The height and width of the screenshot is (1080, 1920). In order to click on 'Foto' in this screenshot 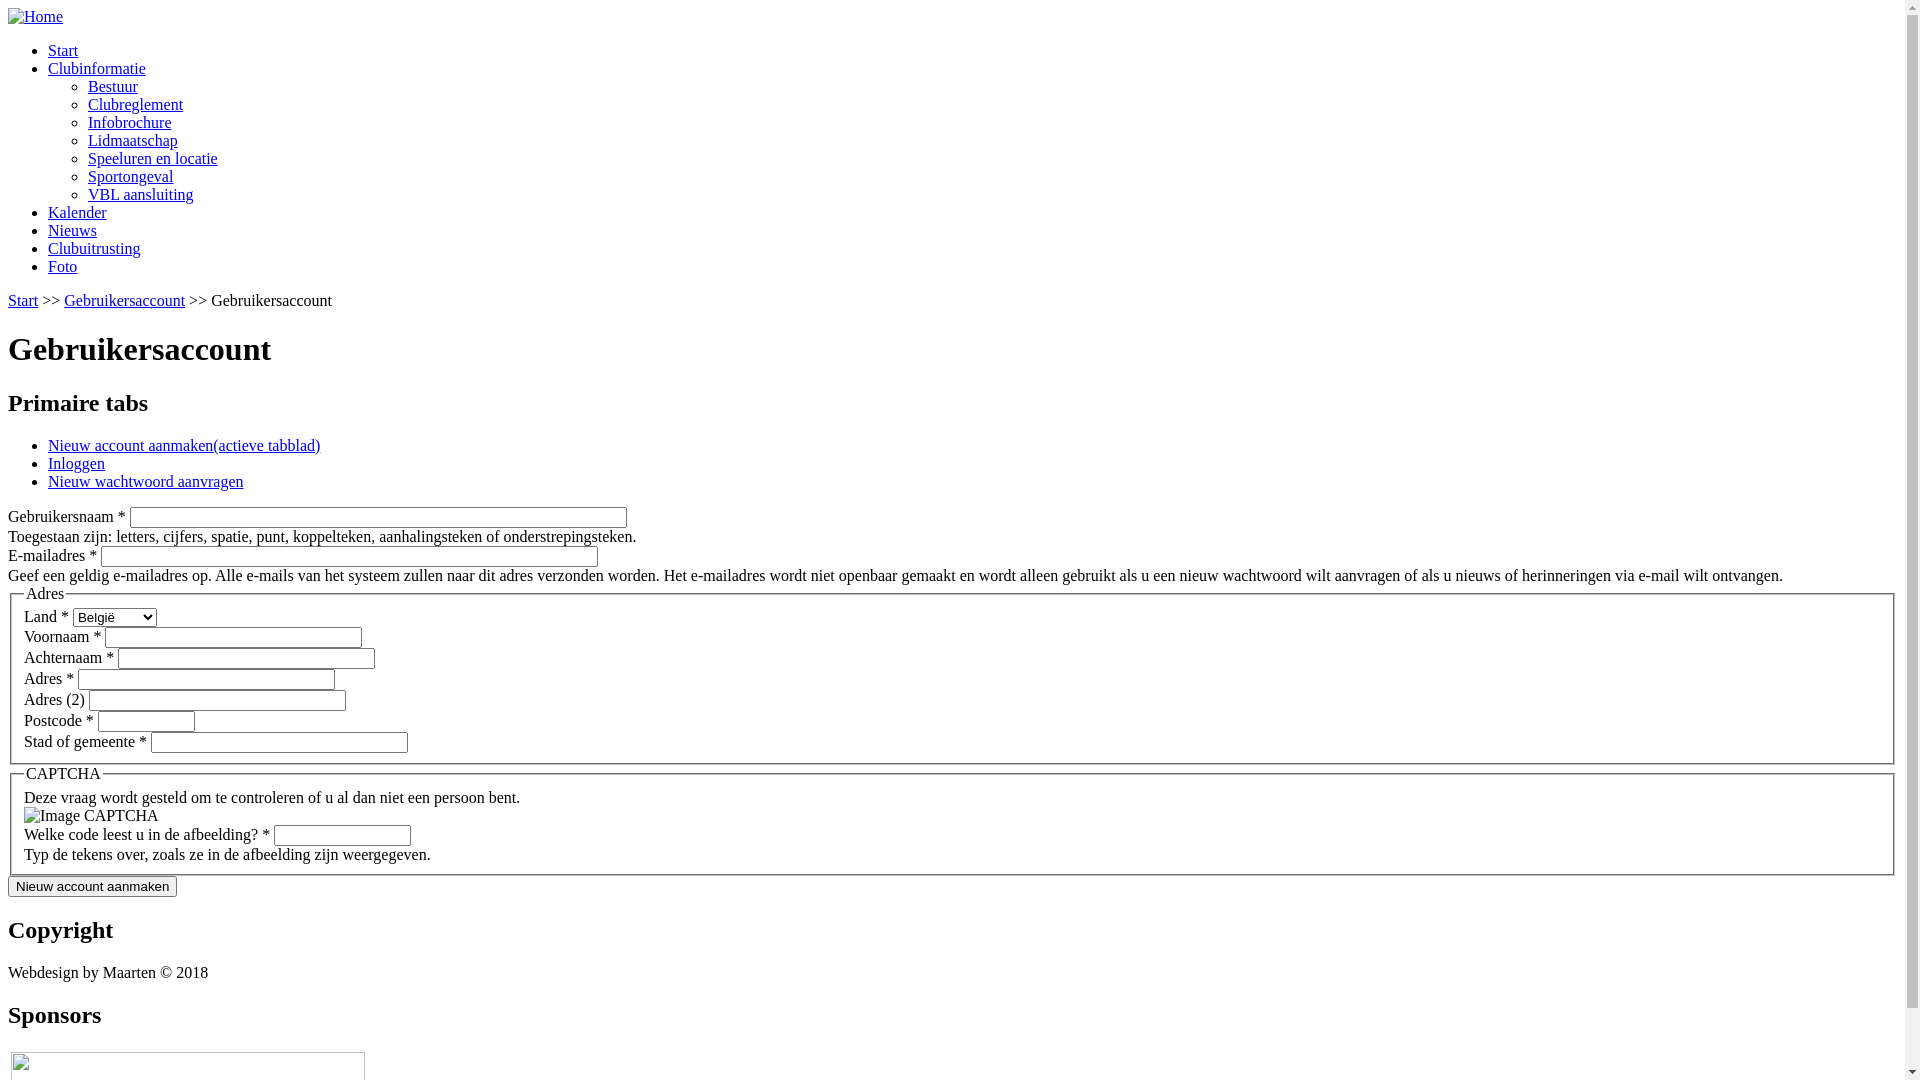, I will do `click(48, 265)`.